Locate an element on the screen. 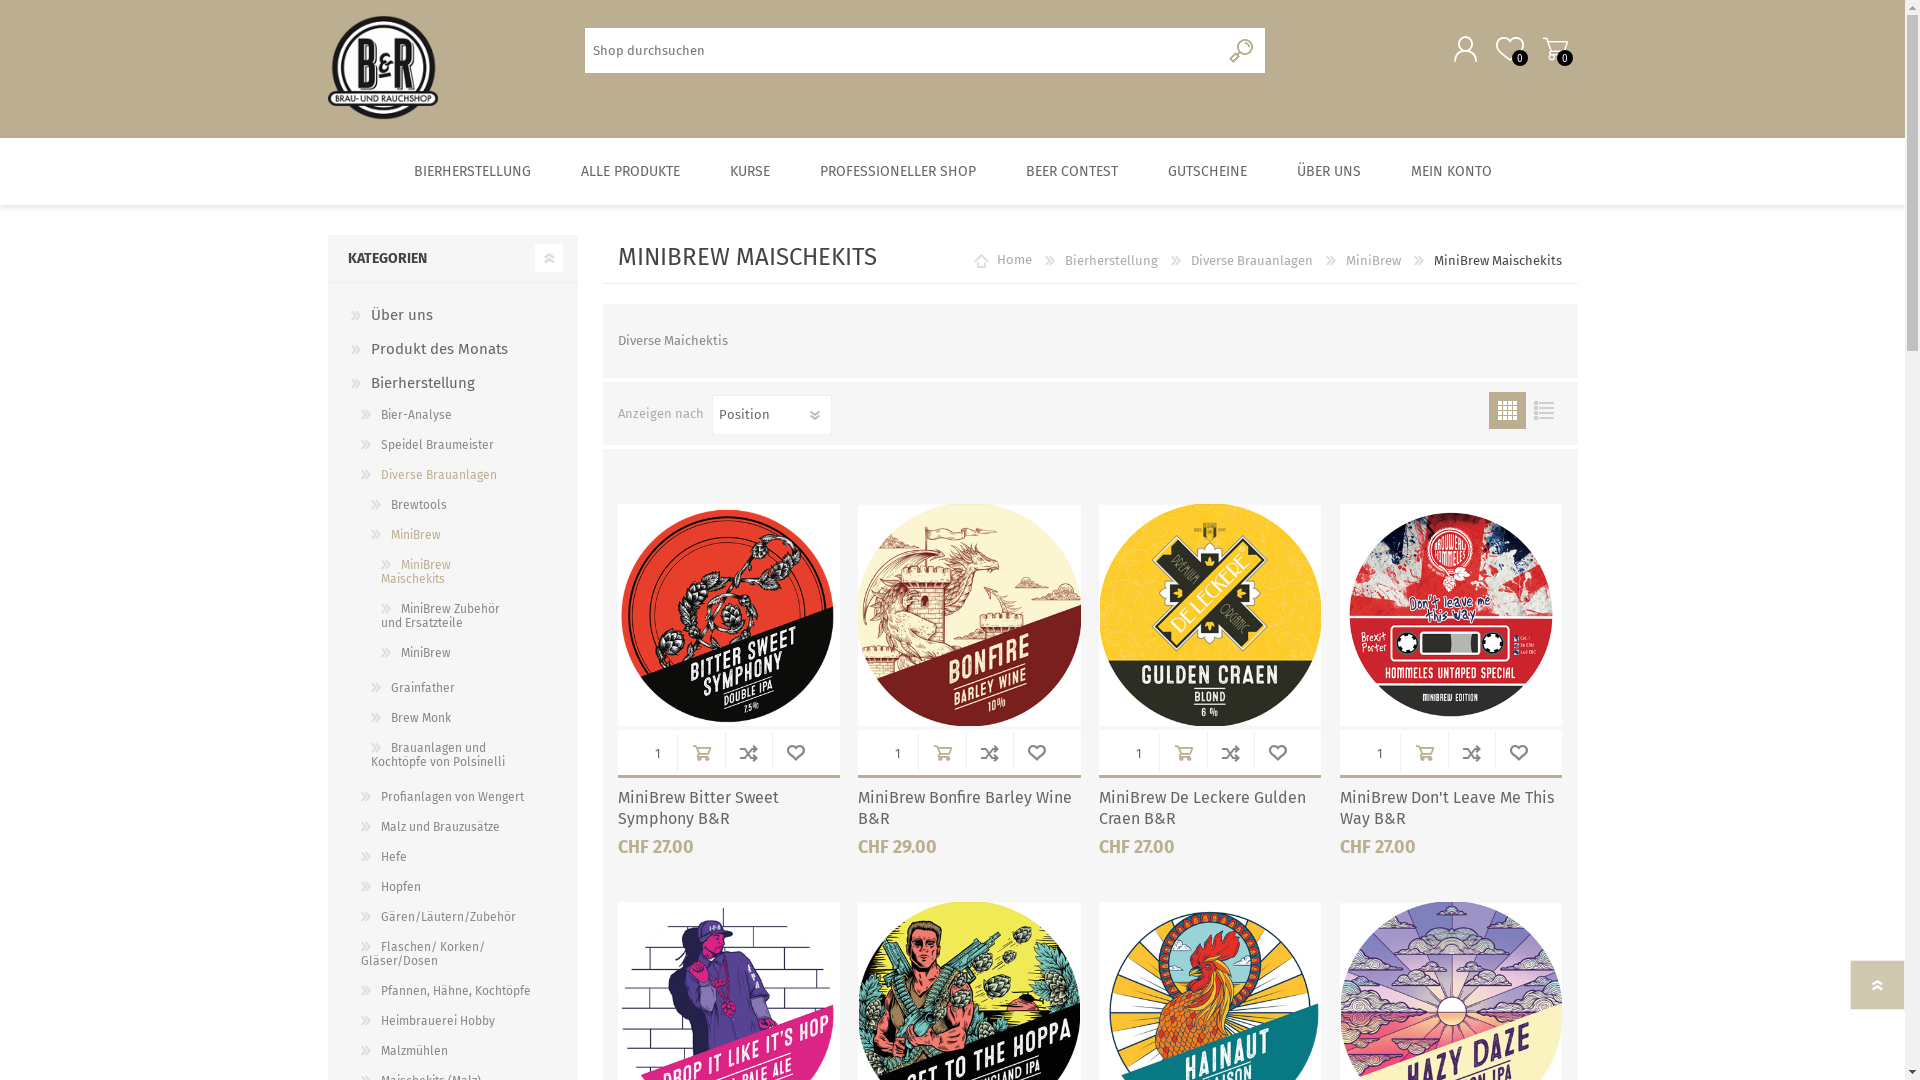  'in Warenkorb' is located at coordinates (701, 752).